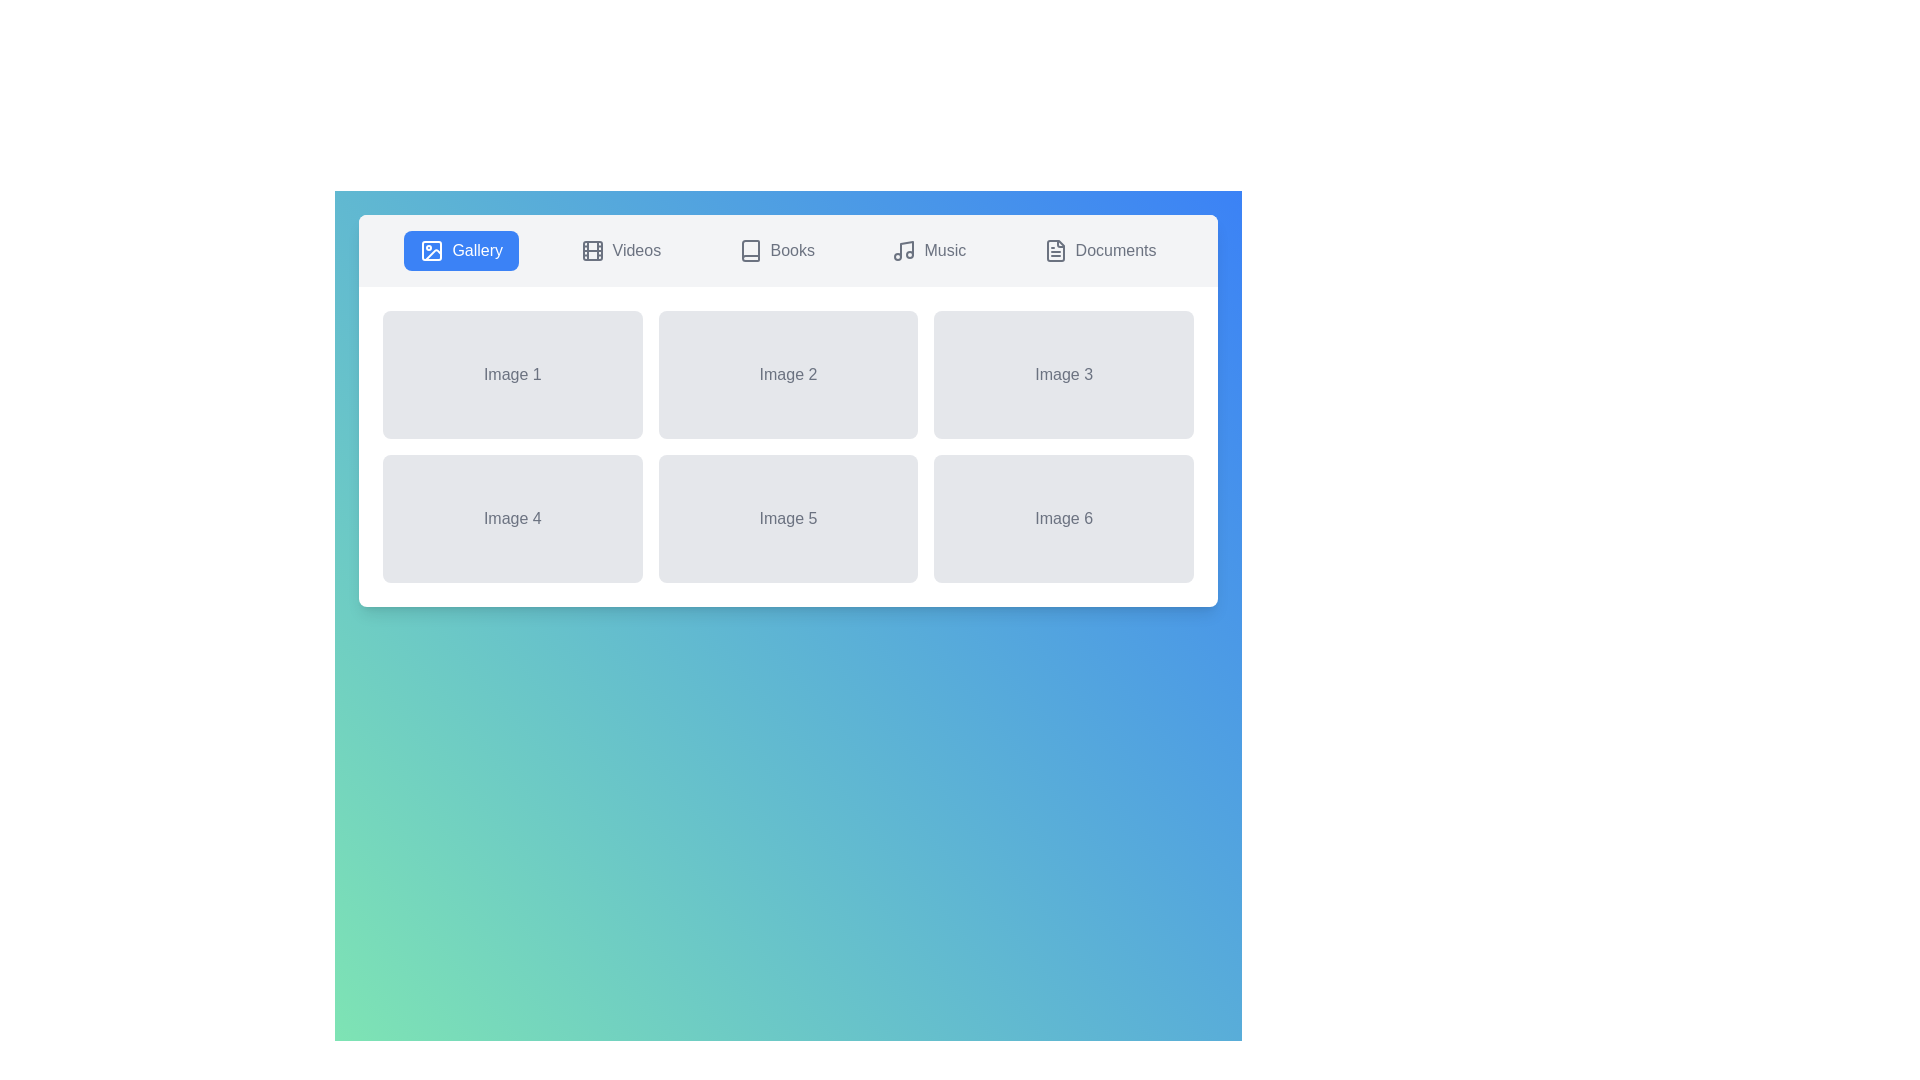 This screenshot has width=1920, height=1080. I want to click on the icon resembling an image or picture frame, which features a small circular shape representing a sun or moon and a diagonal line suggesting a mountain or landscape, located within the 'Gallery' button in the navigation bar, so click(431, 249).